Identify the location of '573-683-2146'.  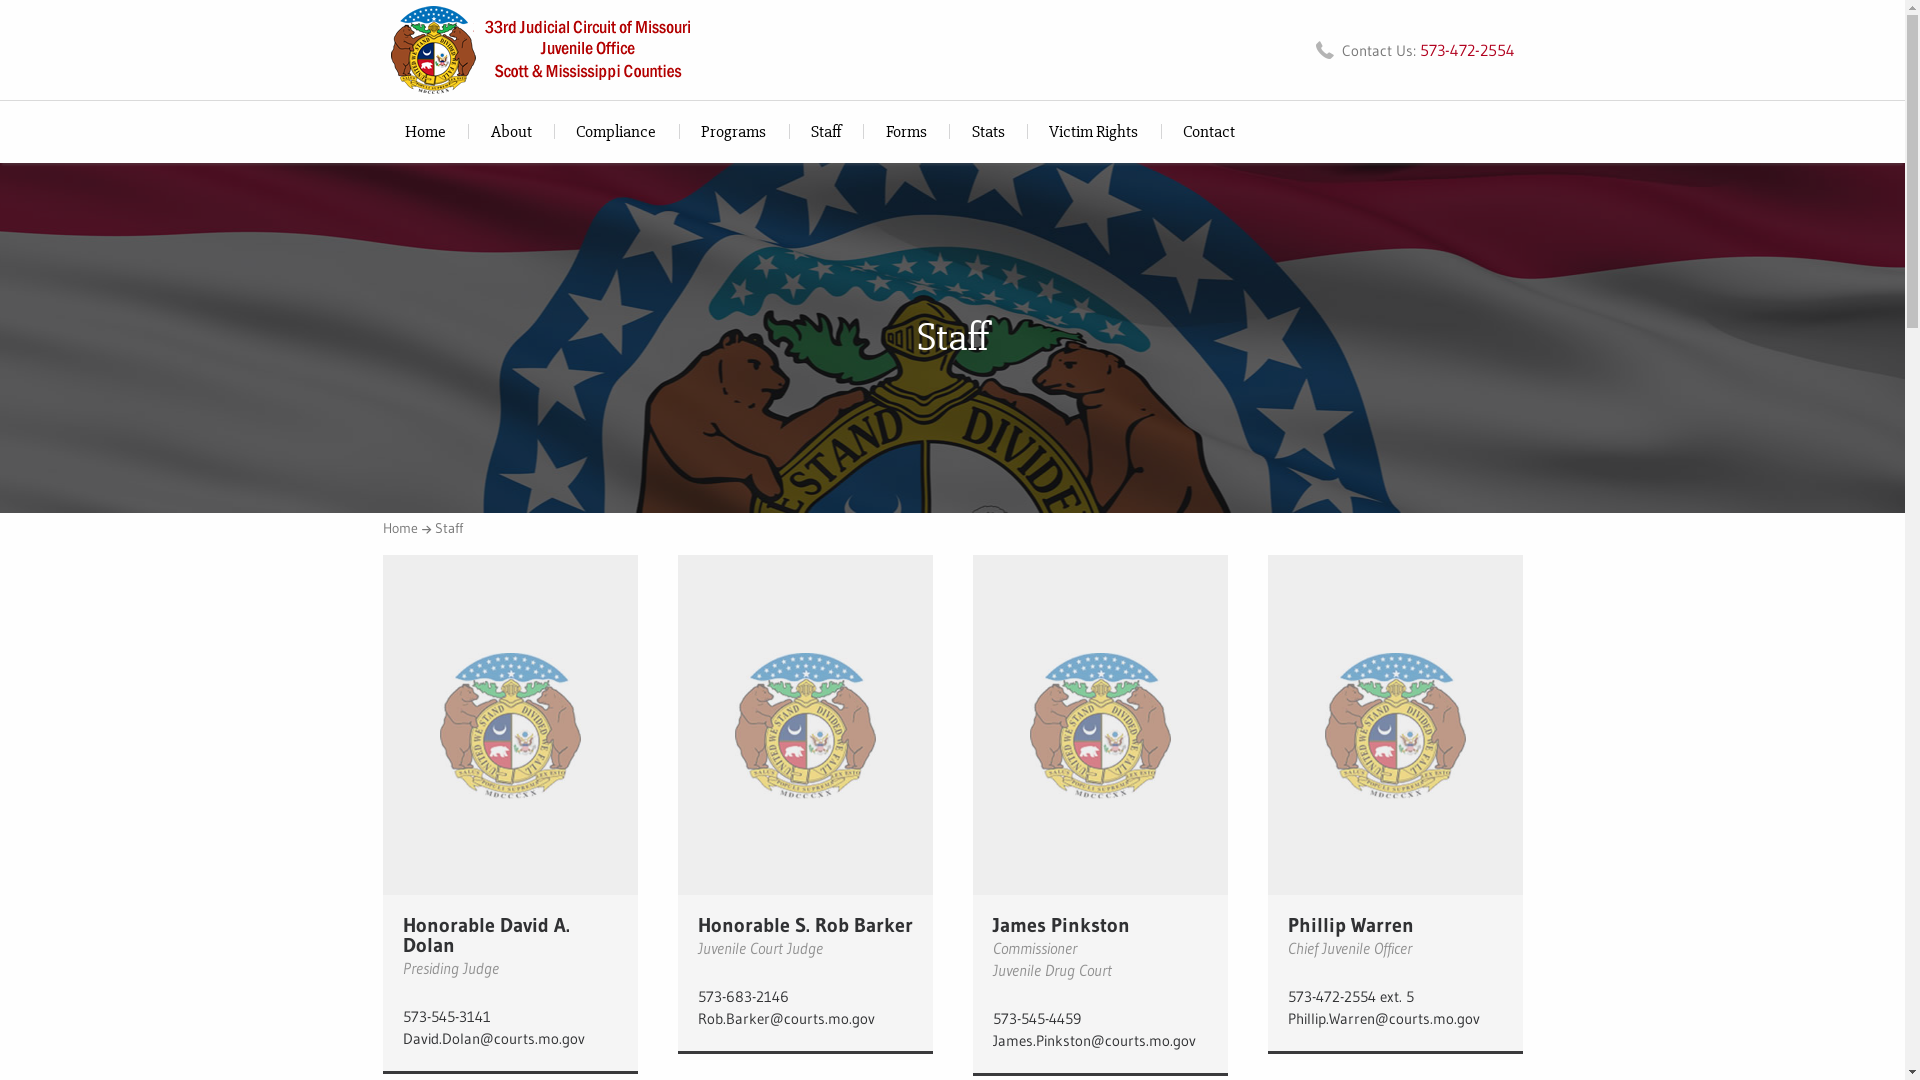
(805, 997).